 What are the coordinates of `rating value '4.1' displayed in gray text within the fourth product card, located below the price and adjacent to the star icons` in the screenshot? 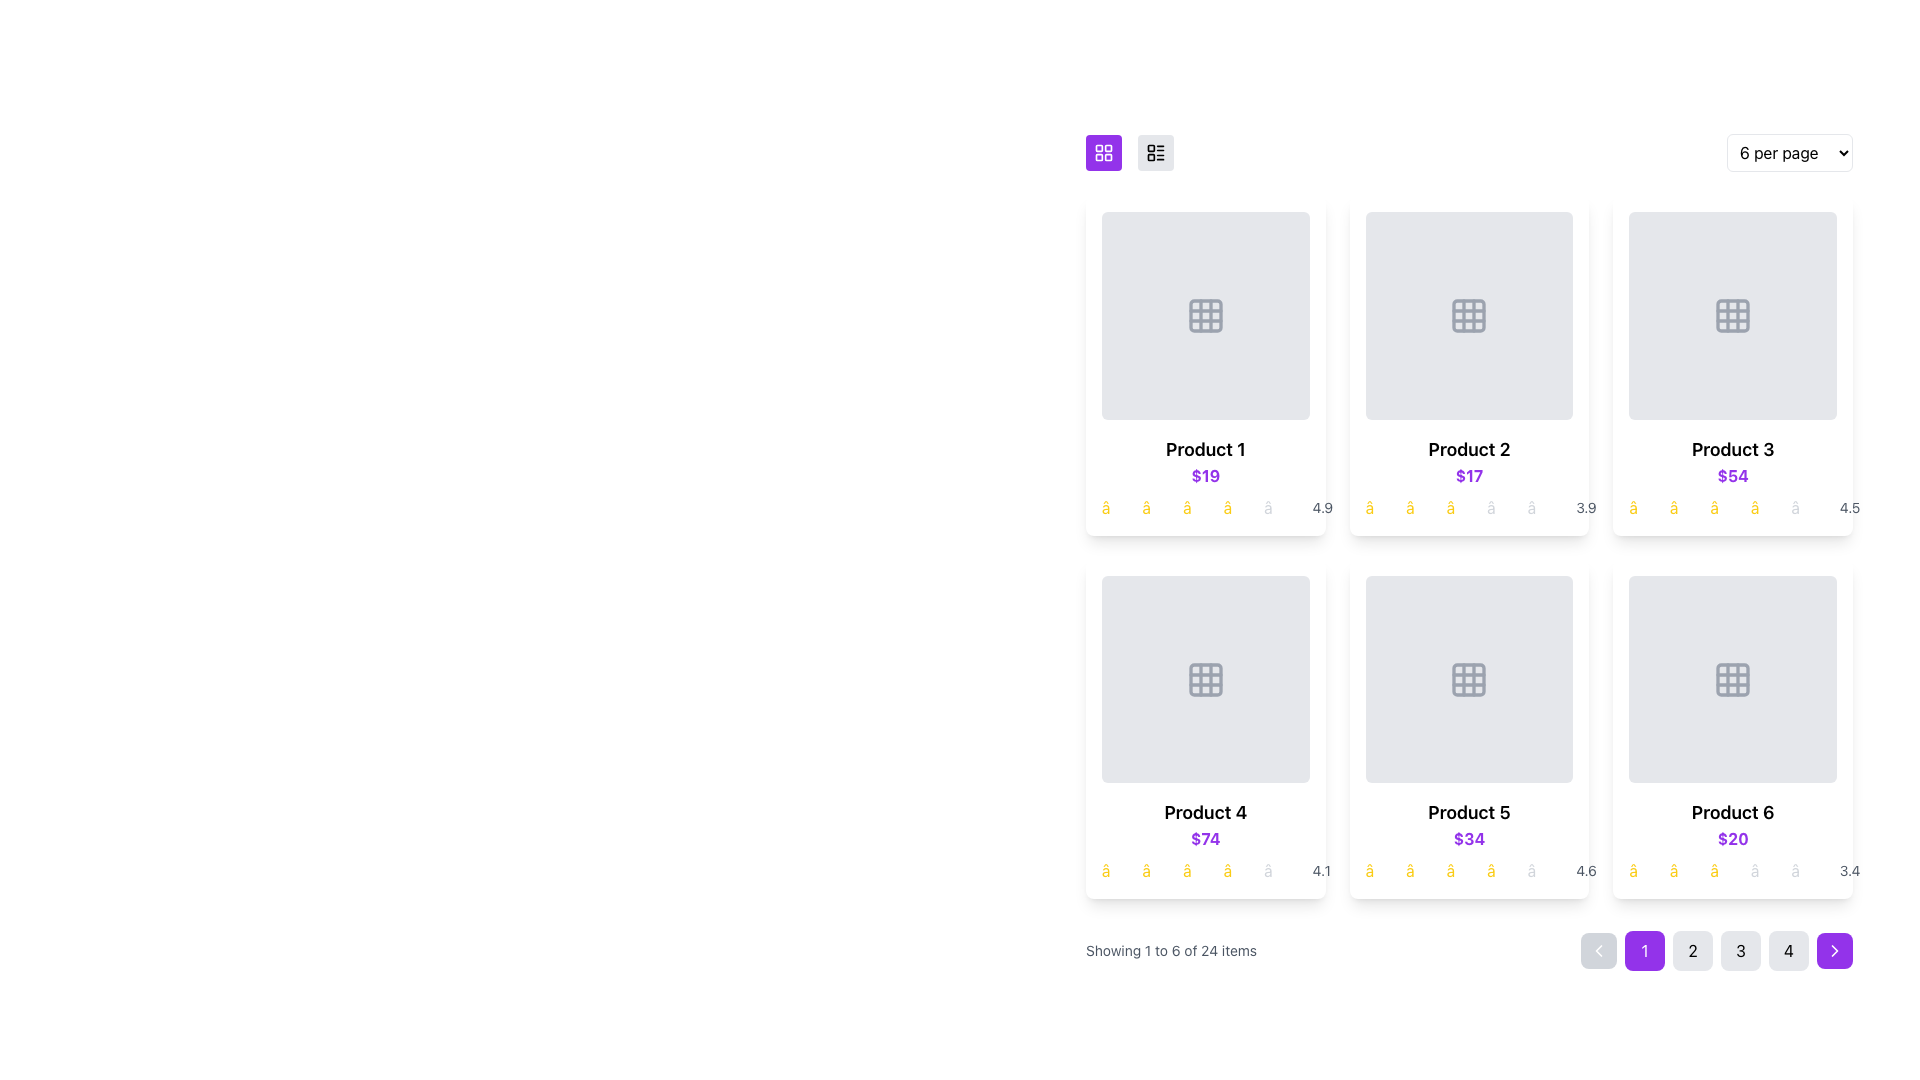 It's located at (1321, 870).